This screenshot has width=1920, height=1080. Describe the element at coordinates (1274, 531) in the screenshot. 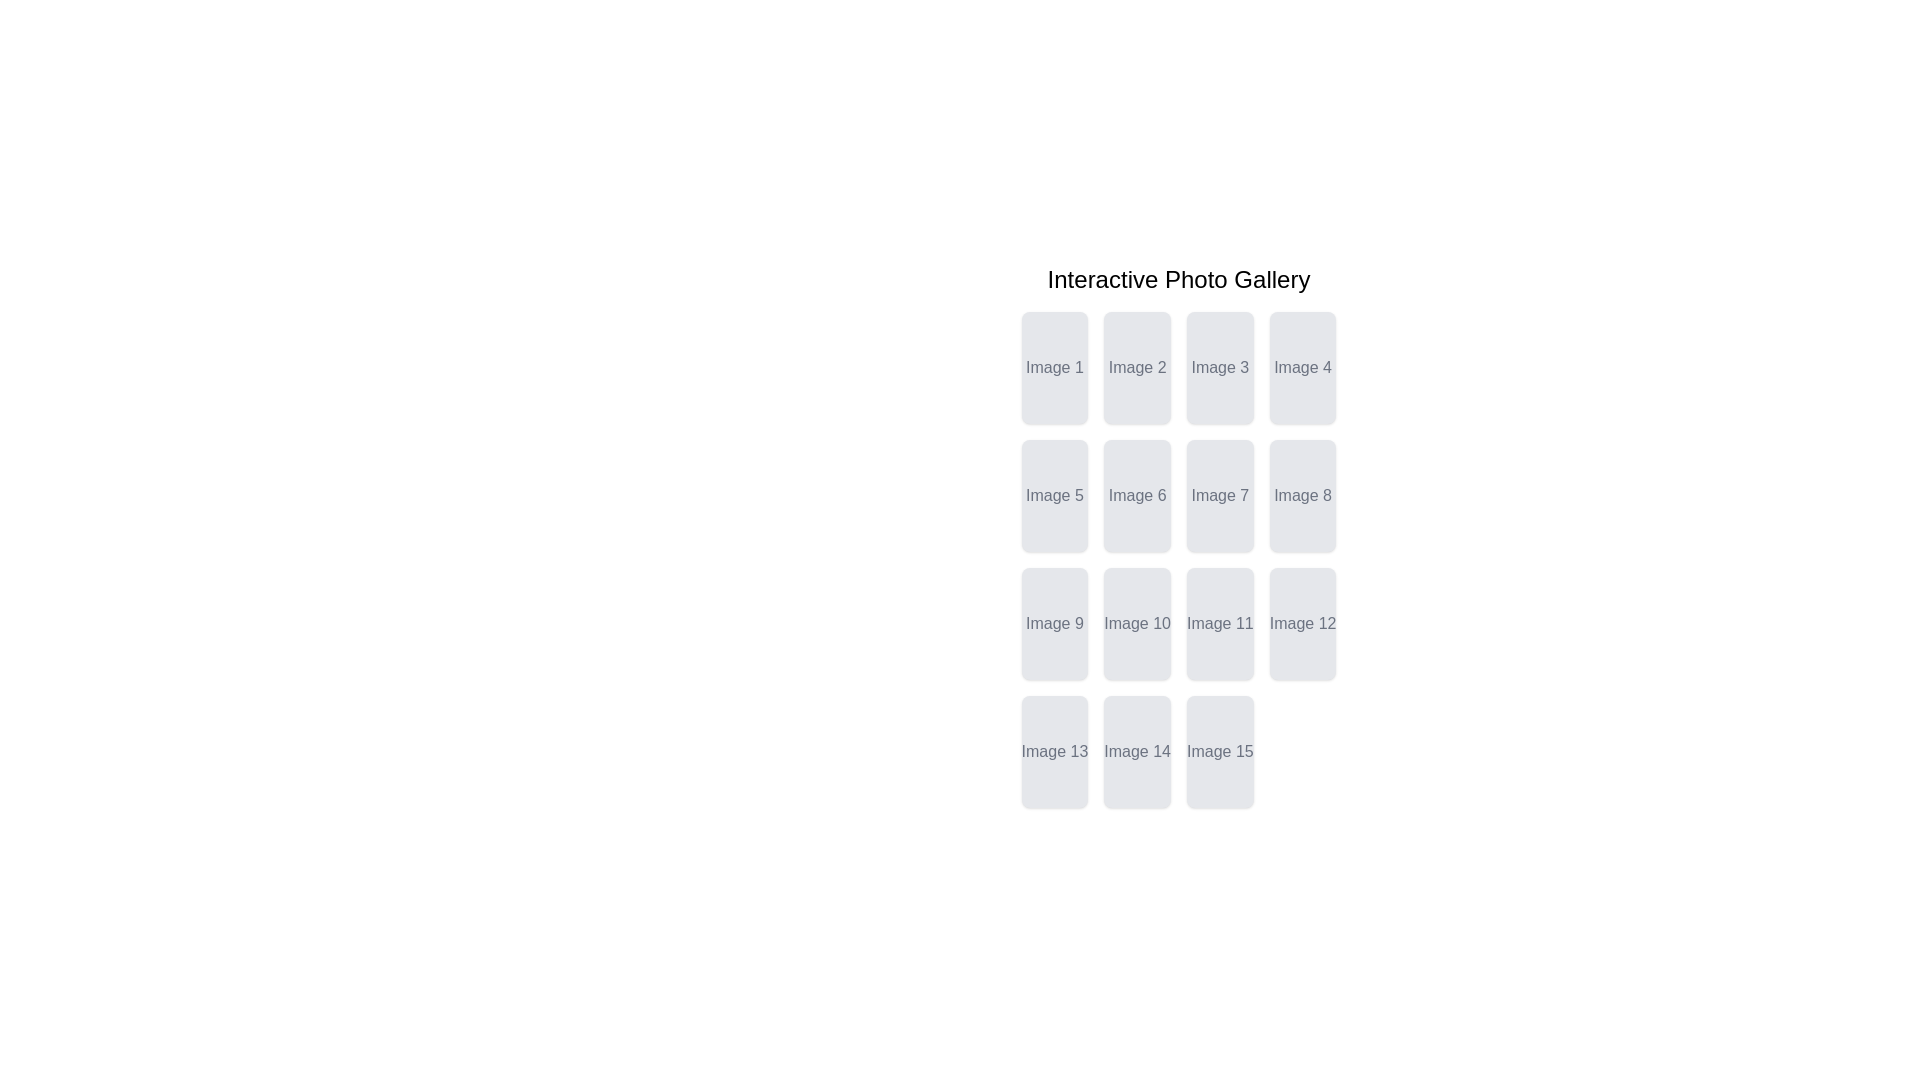

I see `the SVG speech bubble icon within the 'Comment' button located beneath the seventh image in the second row of the interactive photo gallery` at that location.